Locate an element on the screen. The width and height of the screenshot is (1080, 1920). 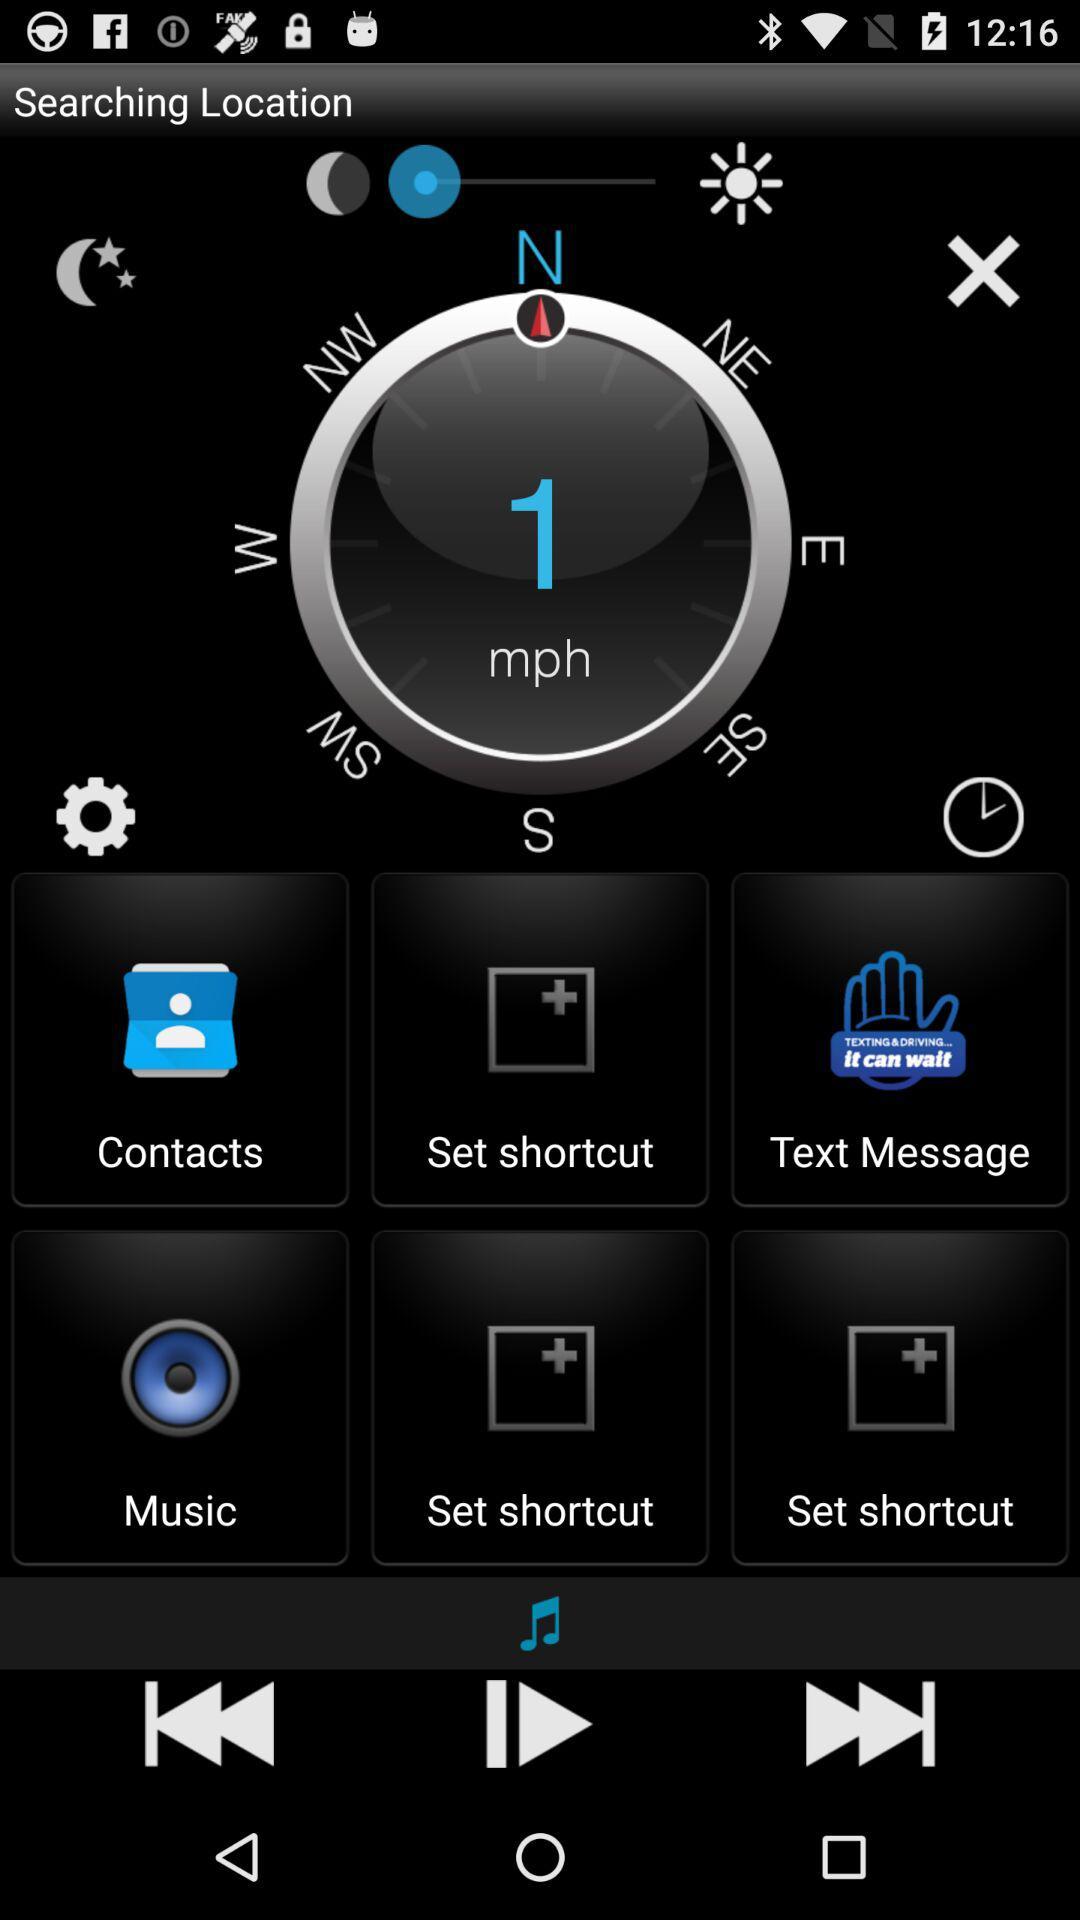
the av_rewind icon is located at coordinates (209, 1843).